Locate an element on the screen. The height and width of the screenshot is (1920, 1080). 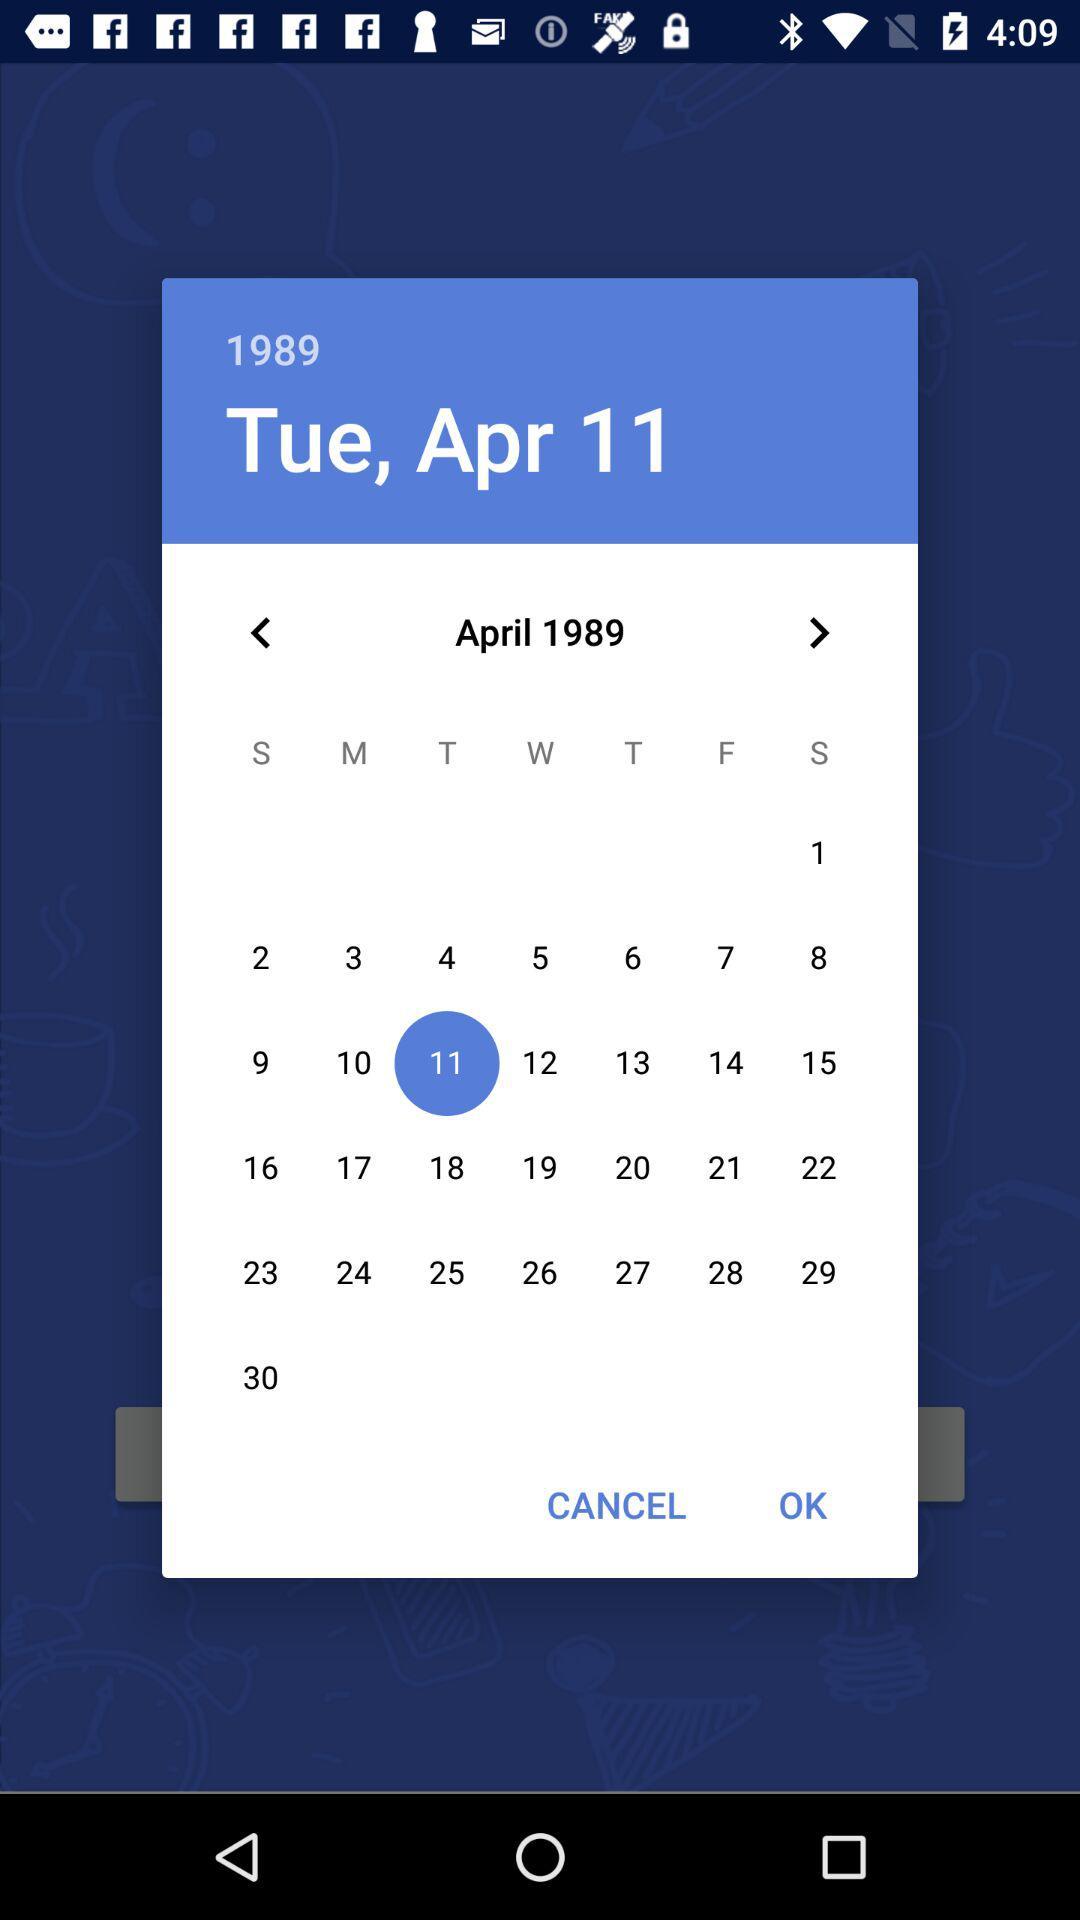
item next to the cancel is located at coordinates (801, 1504).